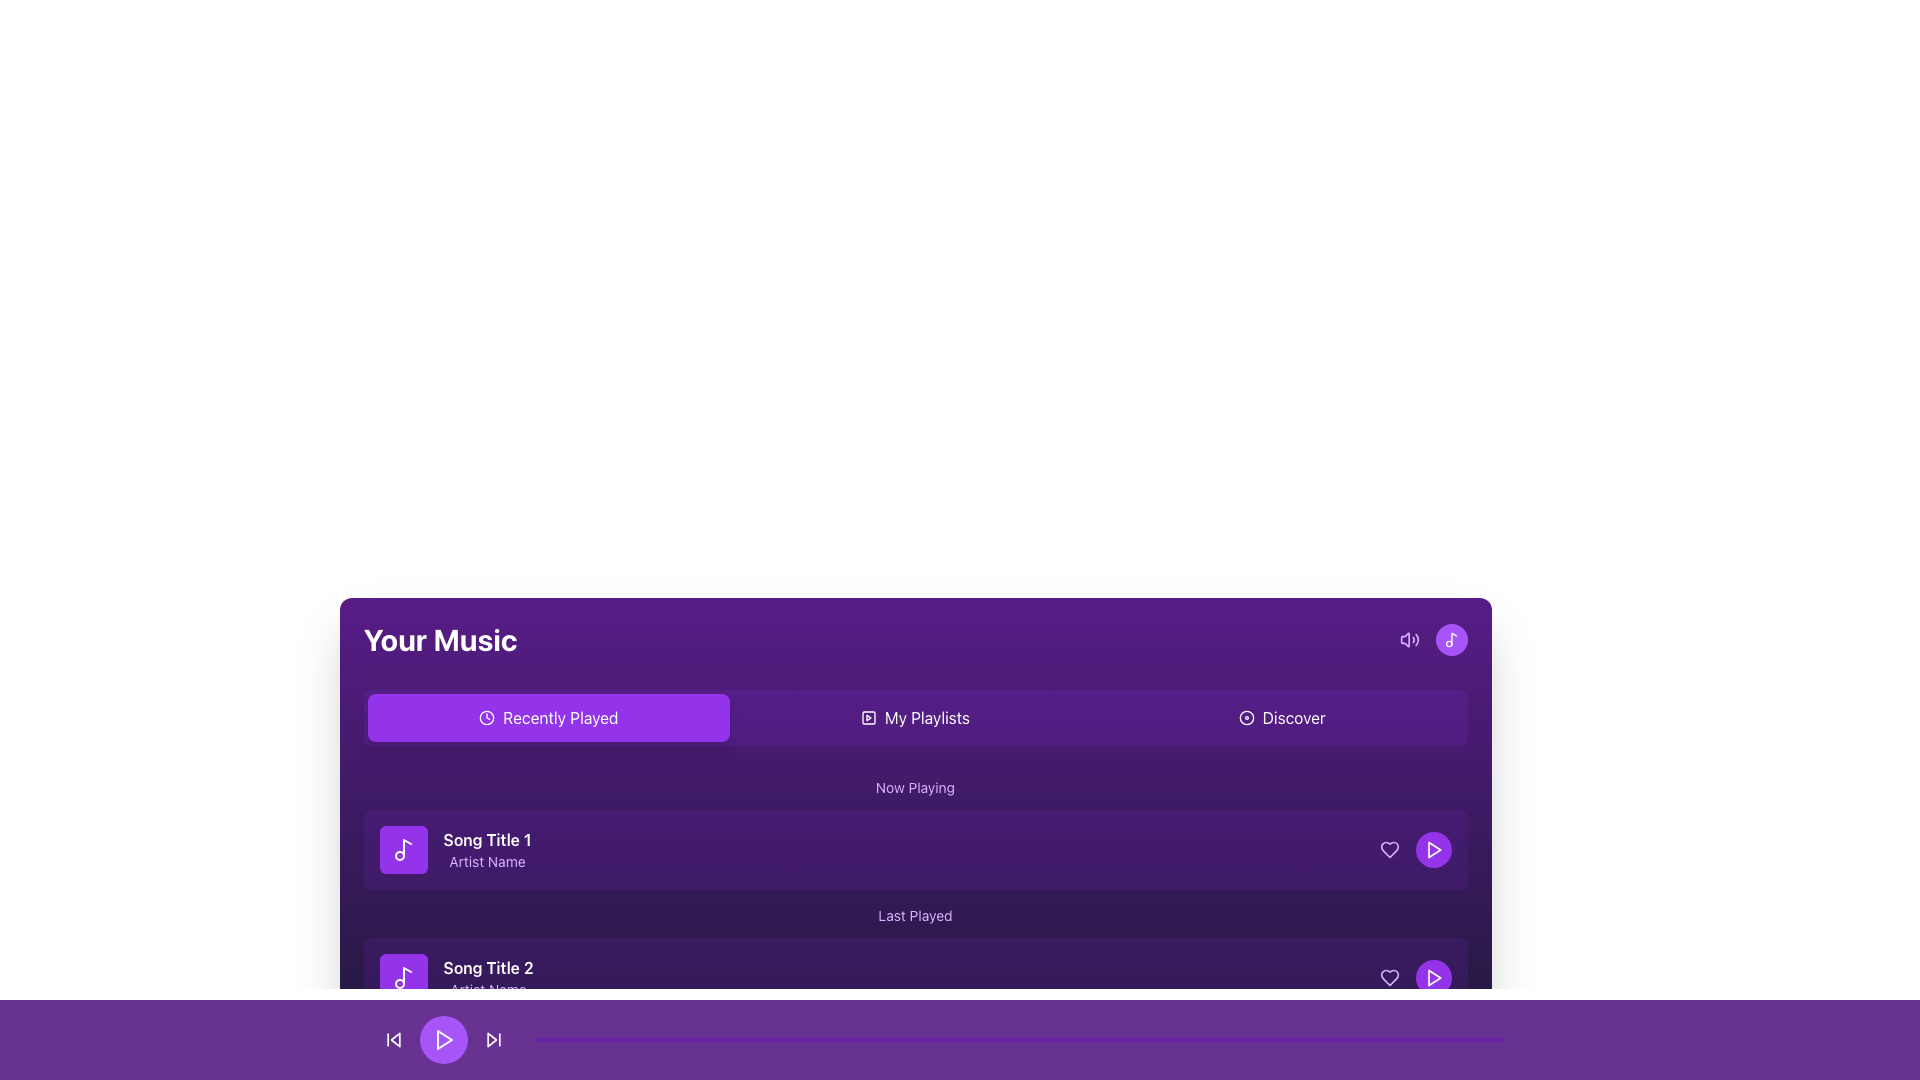 Image resolution: width=1920 pixels, height=1080 pixels. Describe the element at coordinates (494, 1039) in the screenshot. I see `the 'Skip Forward' button located in the bottom control bar, to the right of the circular play button, to skip forward to the next item in the playlist` at that location.